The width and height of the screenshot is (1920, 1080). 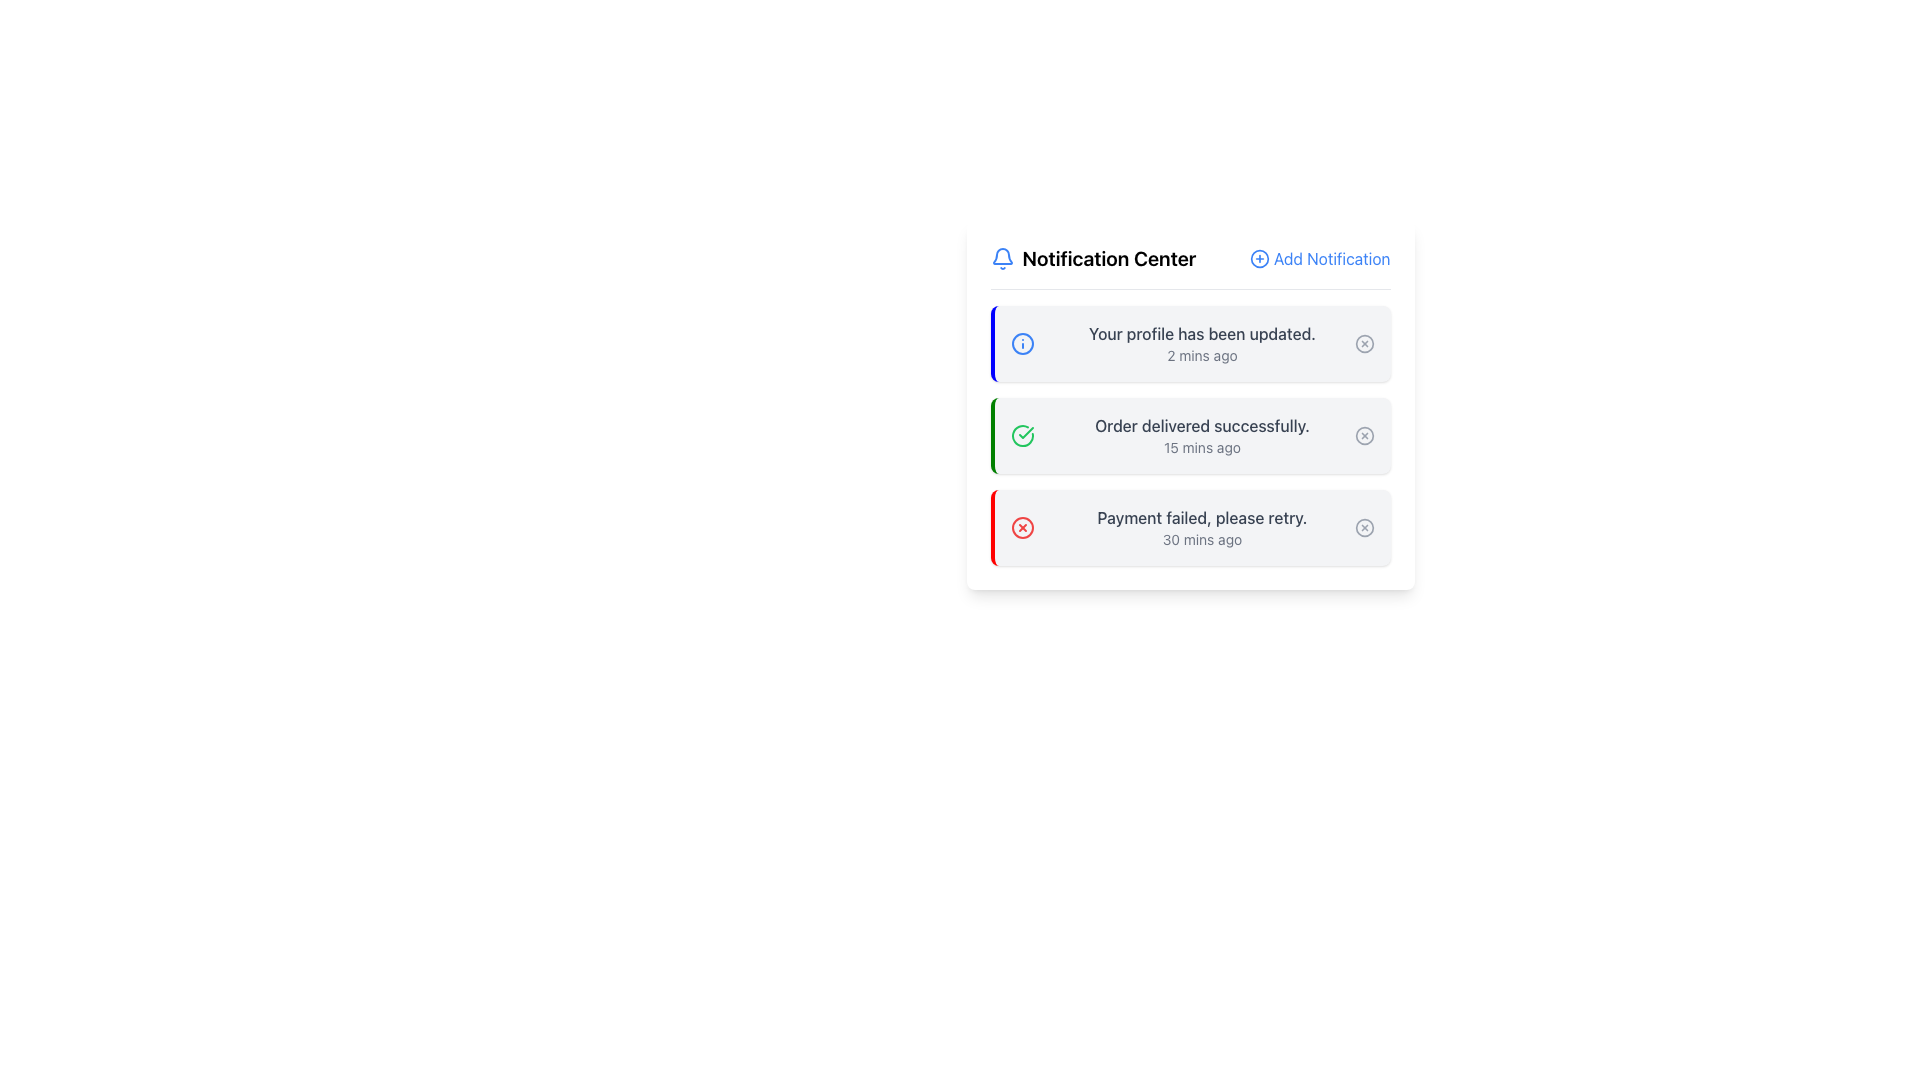 I want to click on individual notifications in the Notification list located in the Notification Center section, below the header containing 'Notification Center' and 'Add Notification', so click(x=1190, y=434).